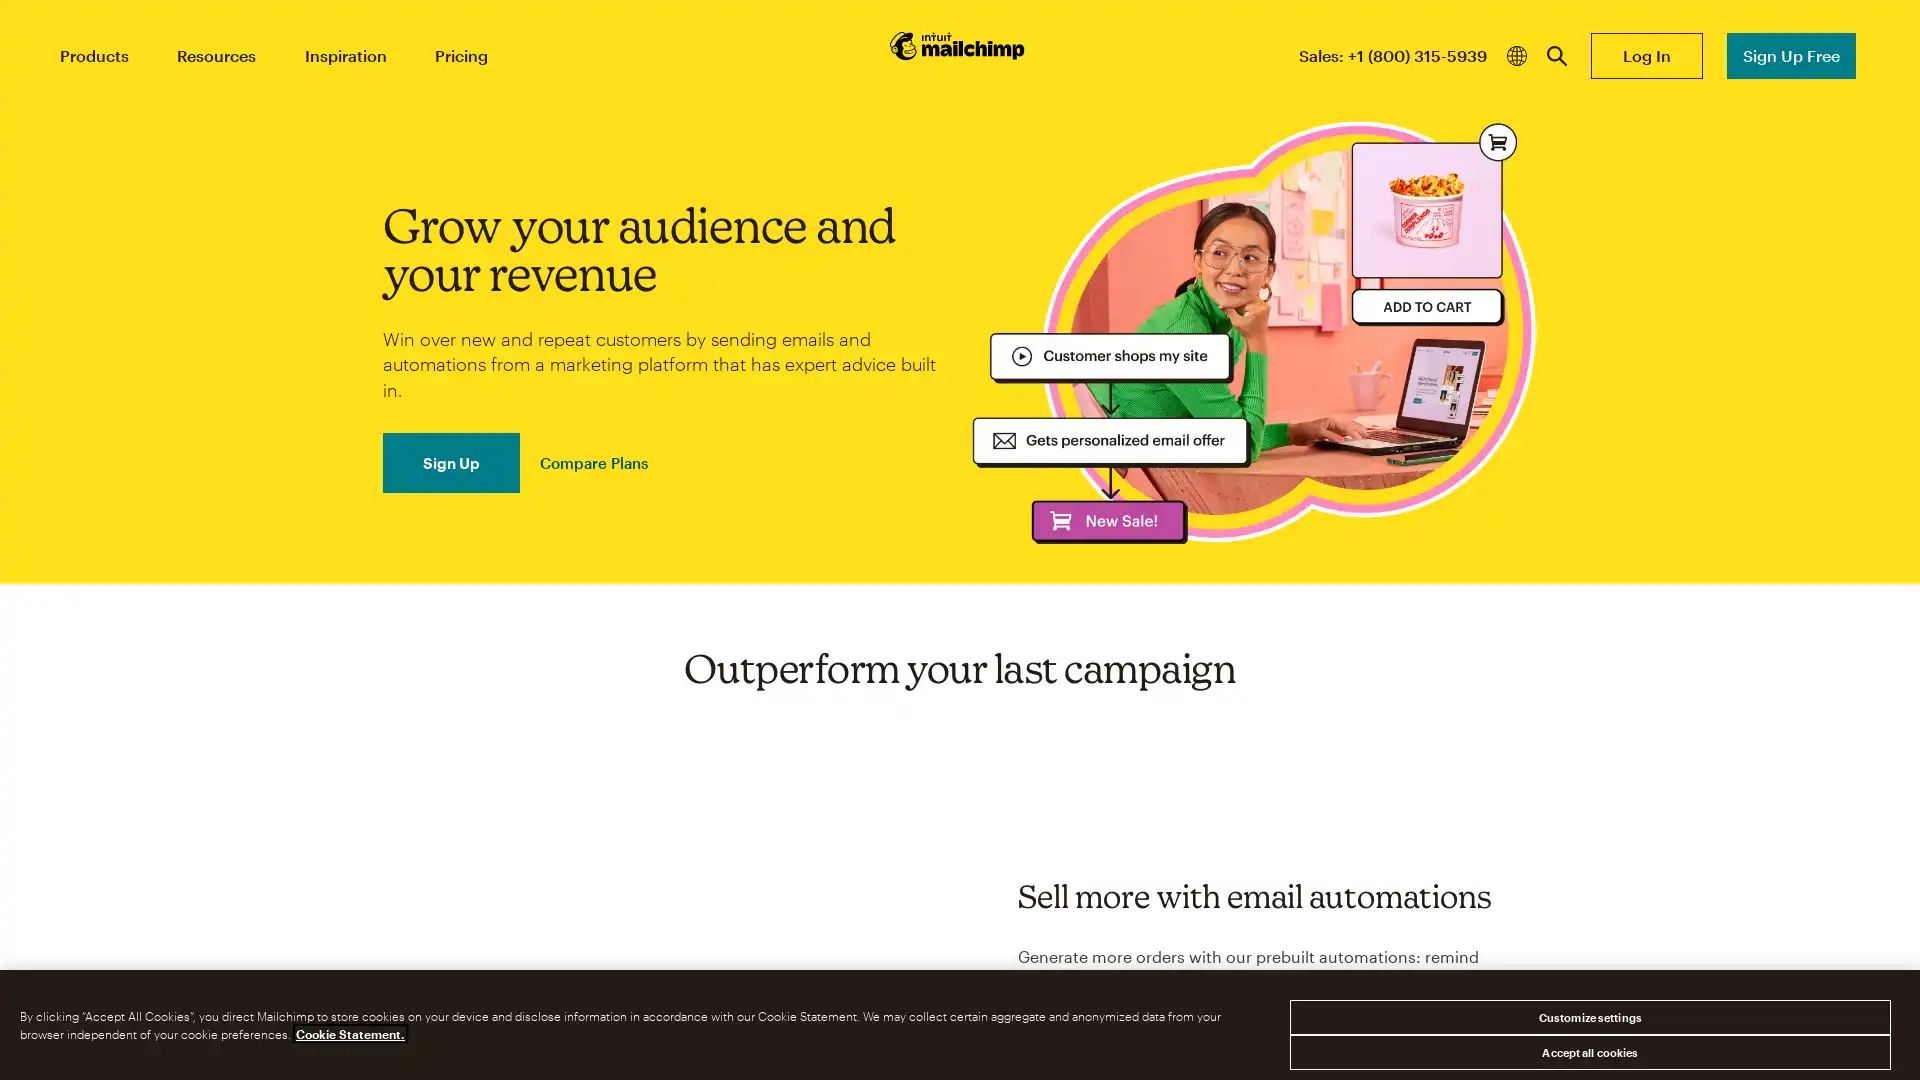 The image size is (1920, 1080). Describe the element at coordinates (1588, 1051) in the screenshot. I see `Accept all cookies` at that location.